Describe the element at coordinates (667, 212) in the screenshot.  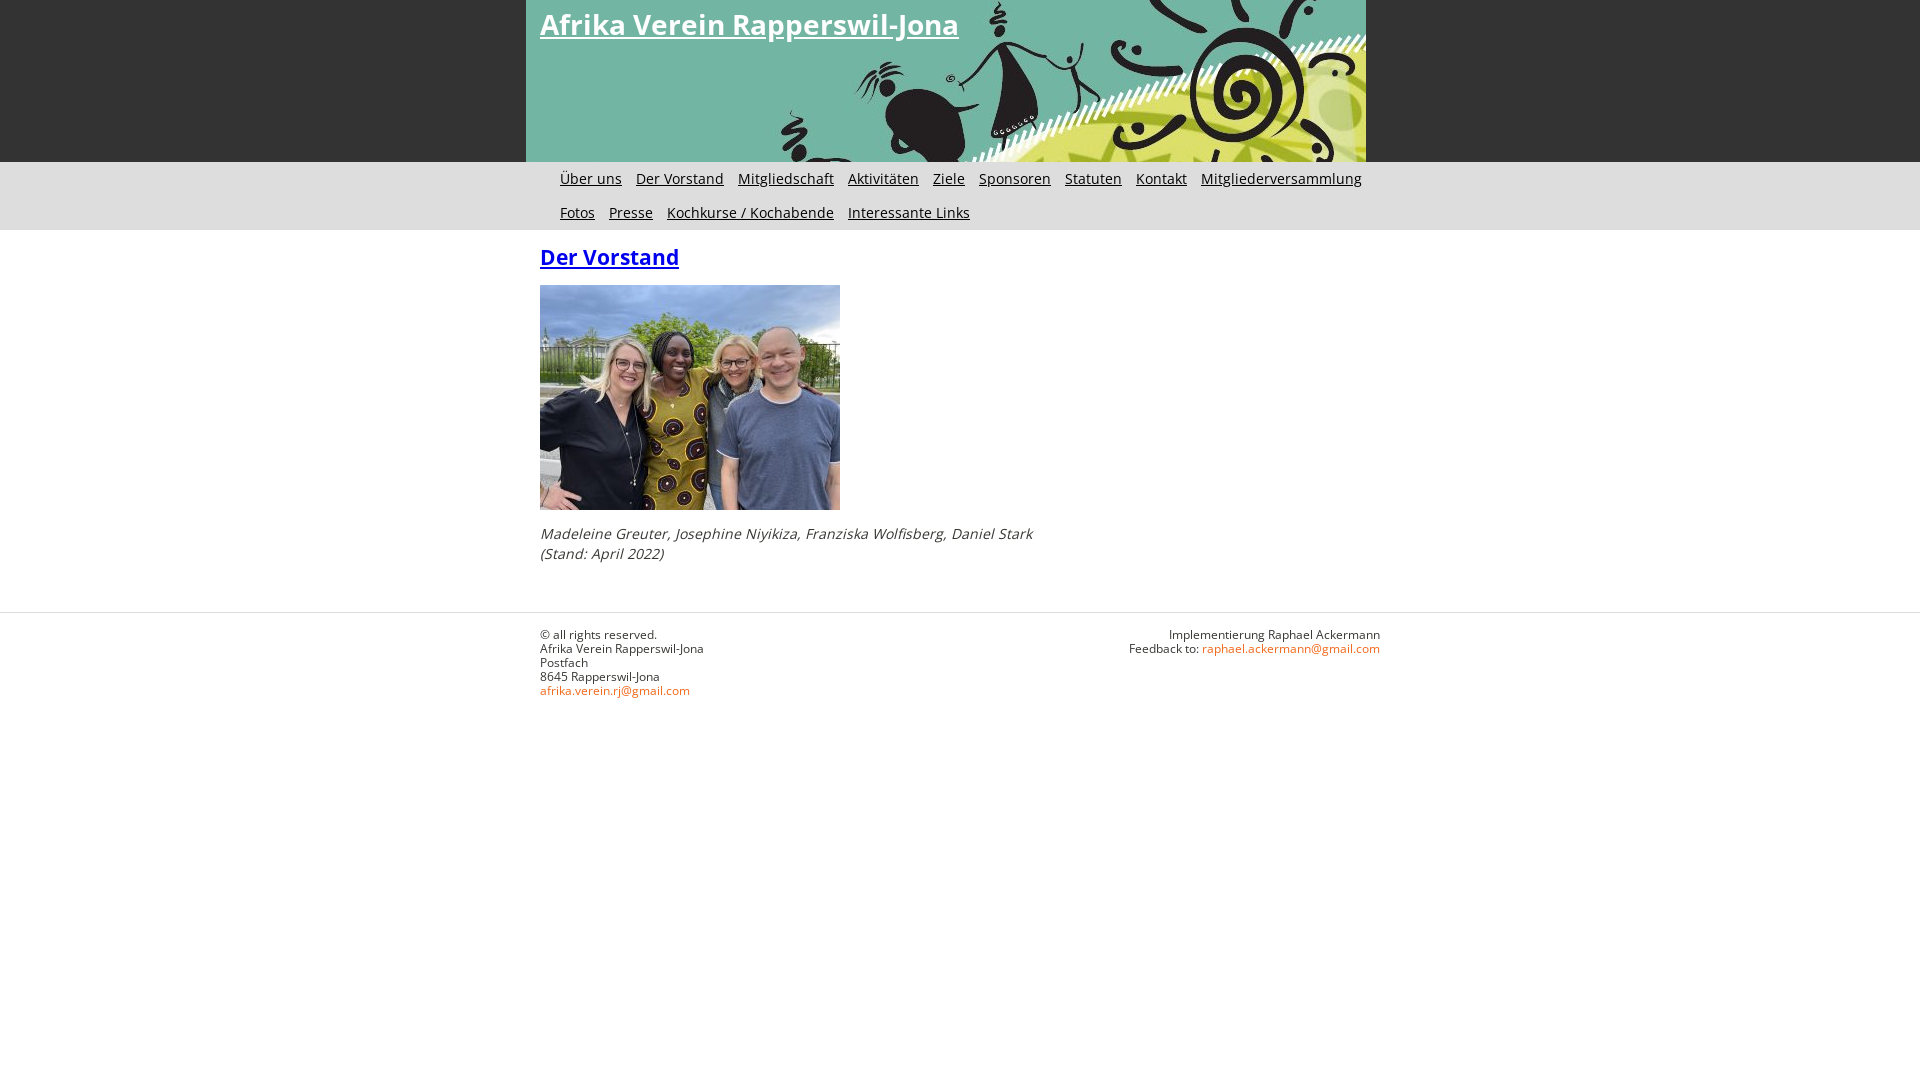
I see `'Kochkurse / Kochabende'` at that location.